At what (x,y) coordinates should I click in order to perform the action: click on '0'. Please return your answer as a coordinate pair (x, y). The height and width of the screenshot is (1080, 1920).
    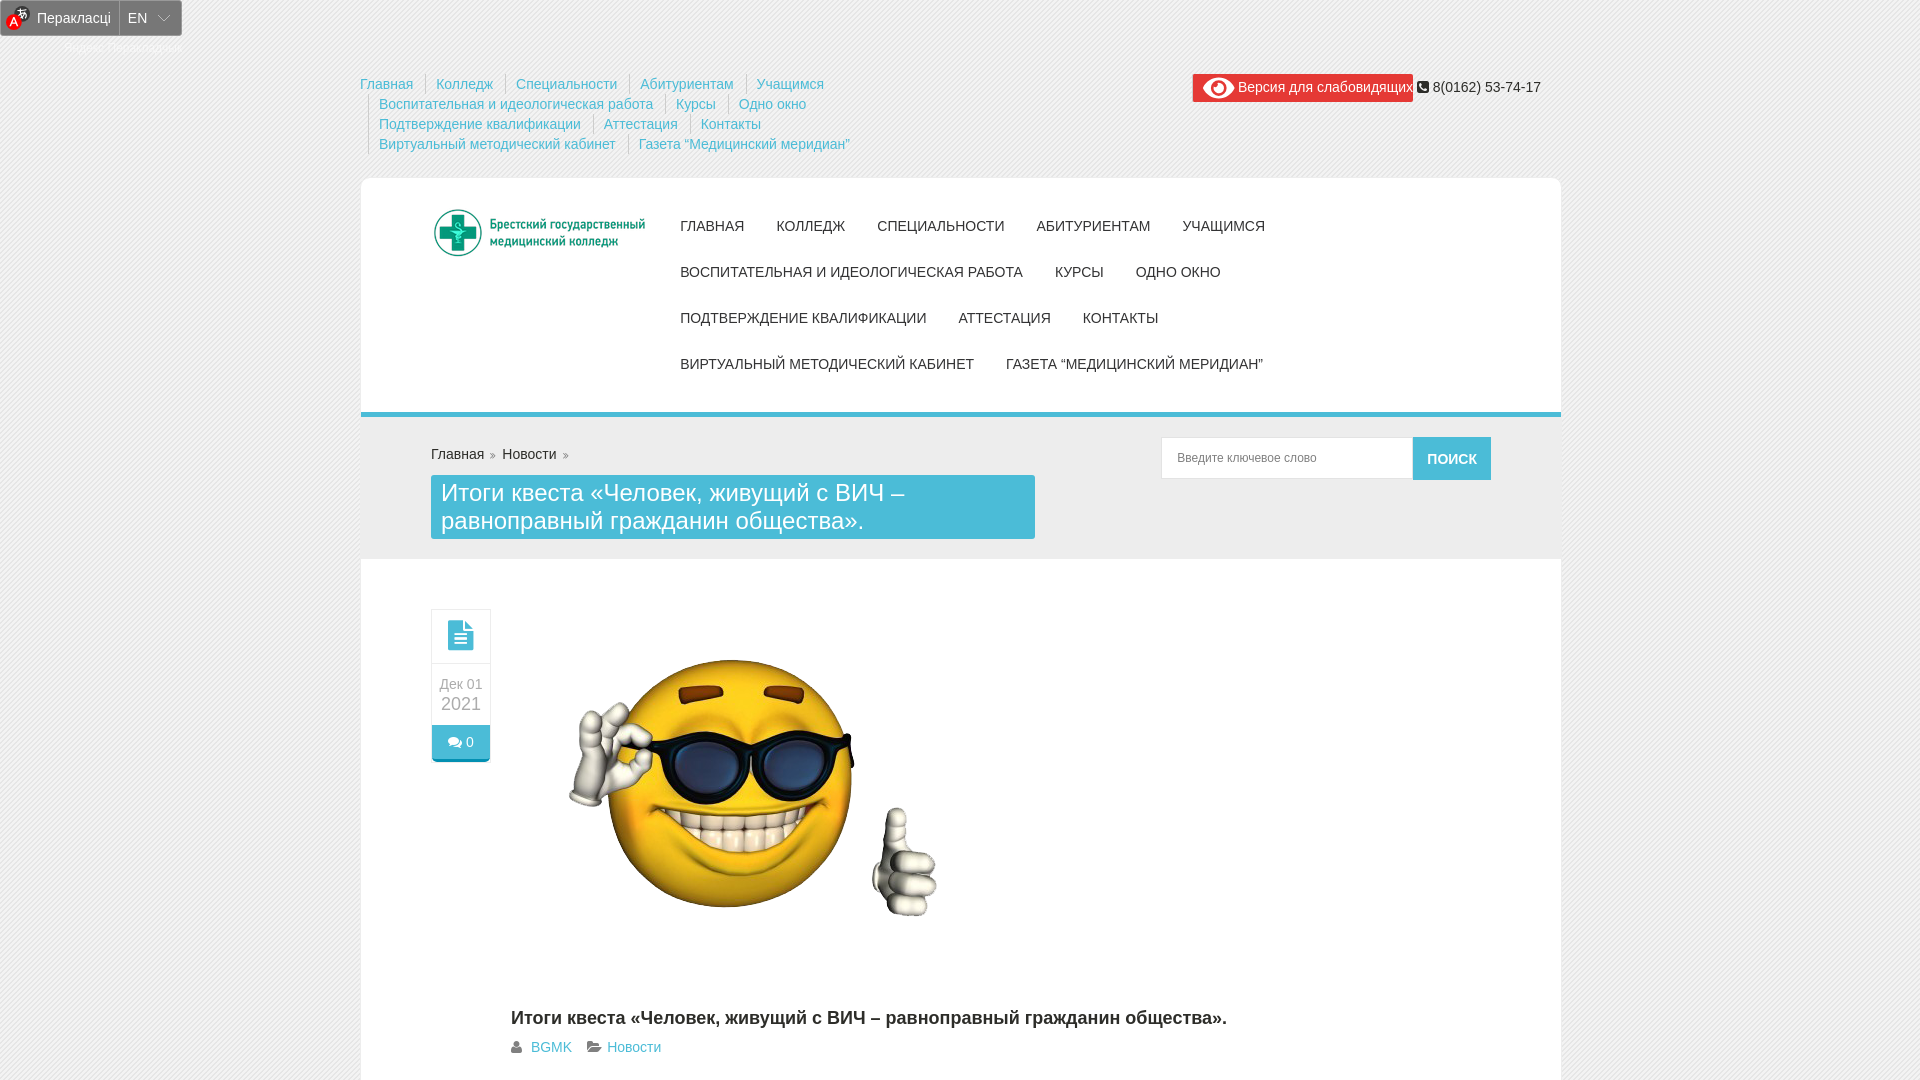
    Looking at the image, I should click on (431, 743).